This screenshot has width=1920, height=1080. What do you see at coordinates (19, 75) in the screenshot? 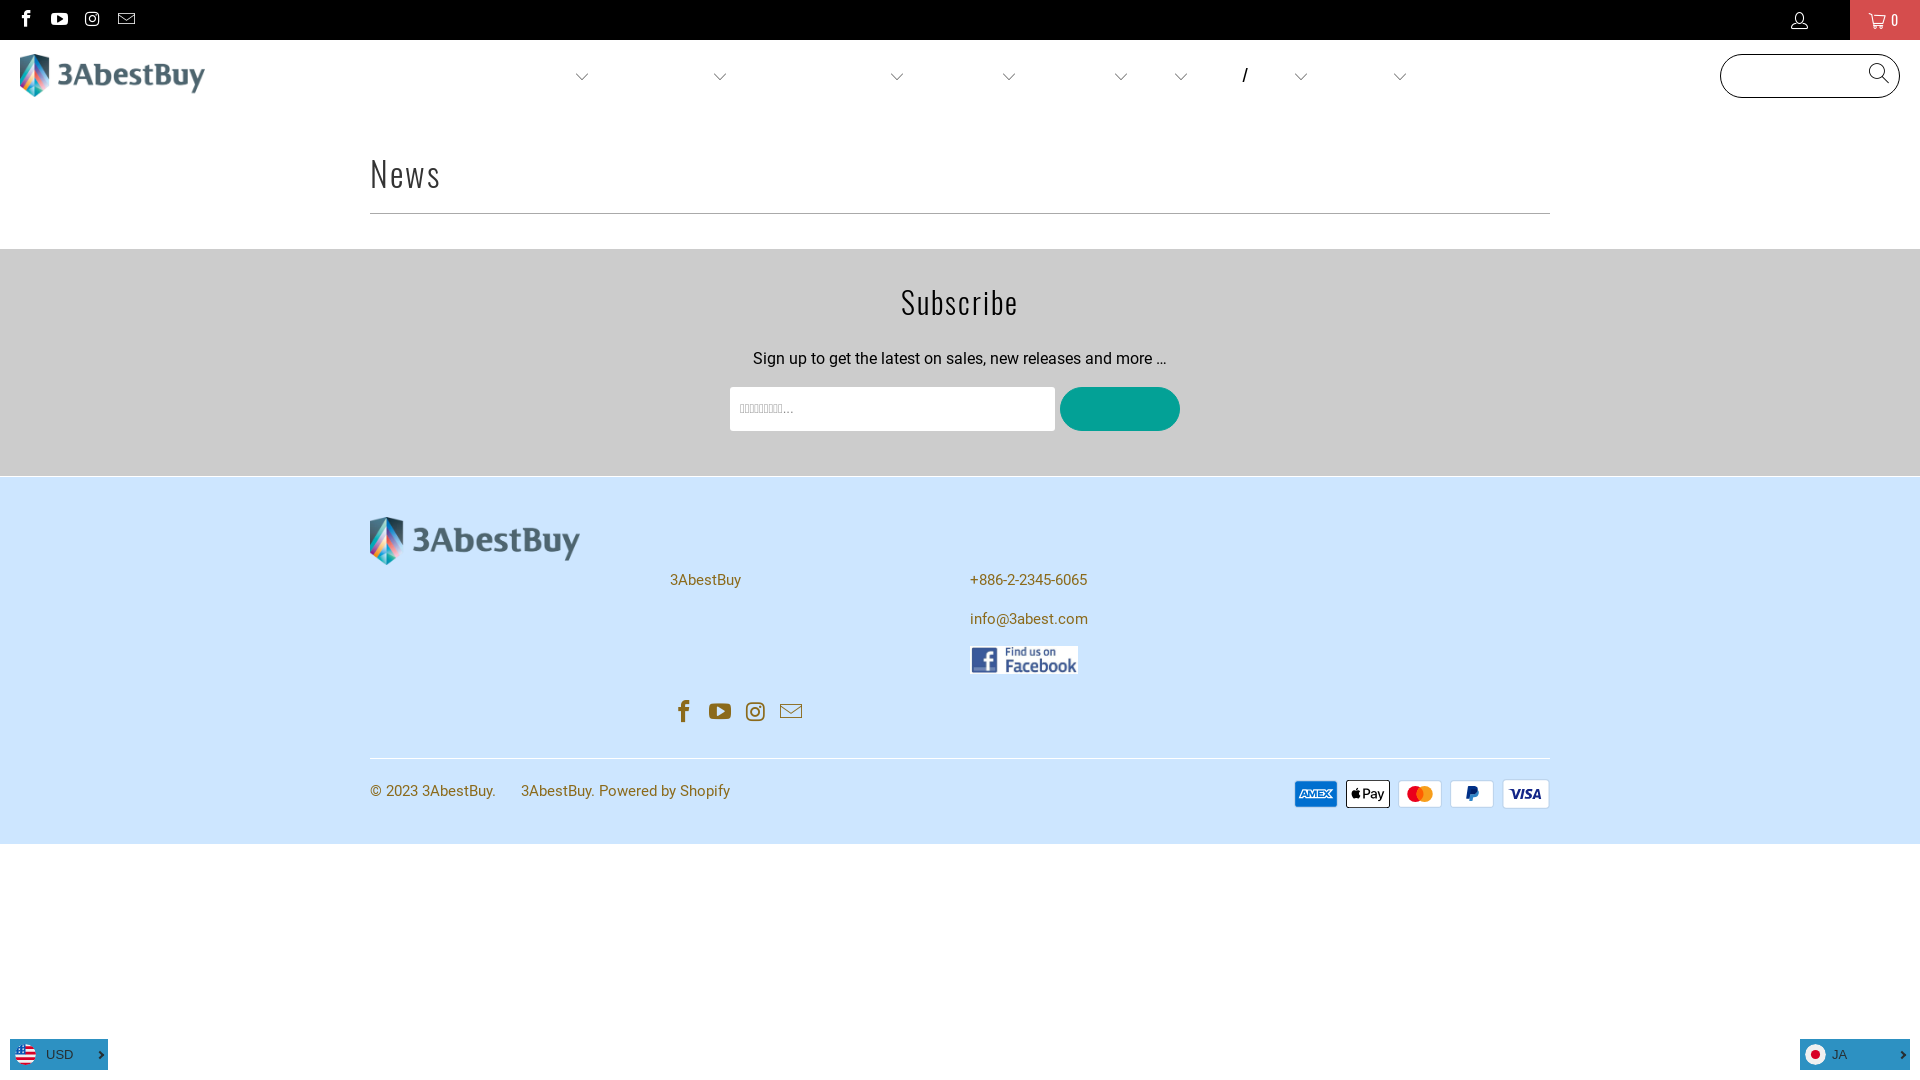
I see `'3AbestBuy'` at bounding box center [19, 75].